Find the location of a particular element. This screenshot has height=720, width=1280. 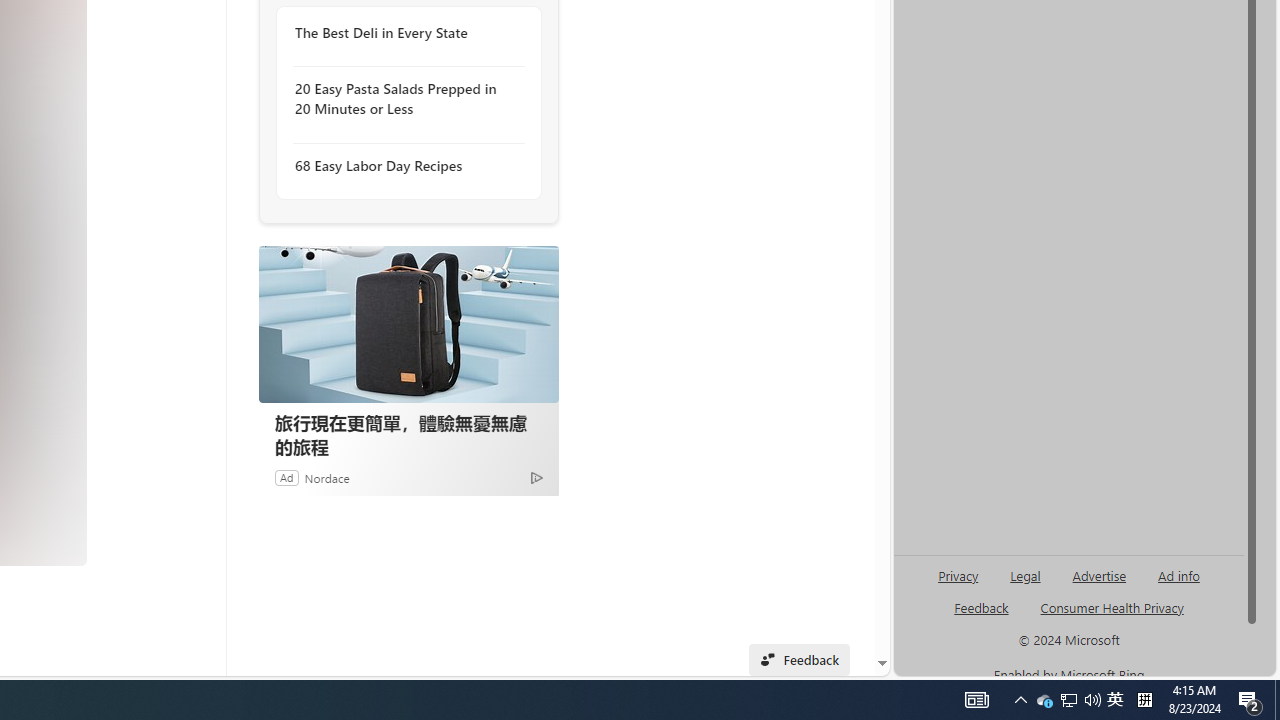

'20 Easy Pasta Salads Prepped in 20 Minutes or Less' is located at coordinates (402, 99).